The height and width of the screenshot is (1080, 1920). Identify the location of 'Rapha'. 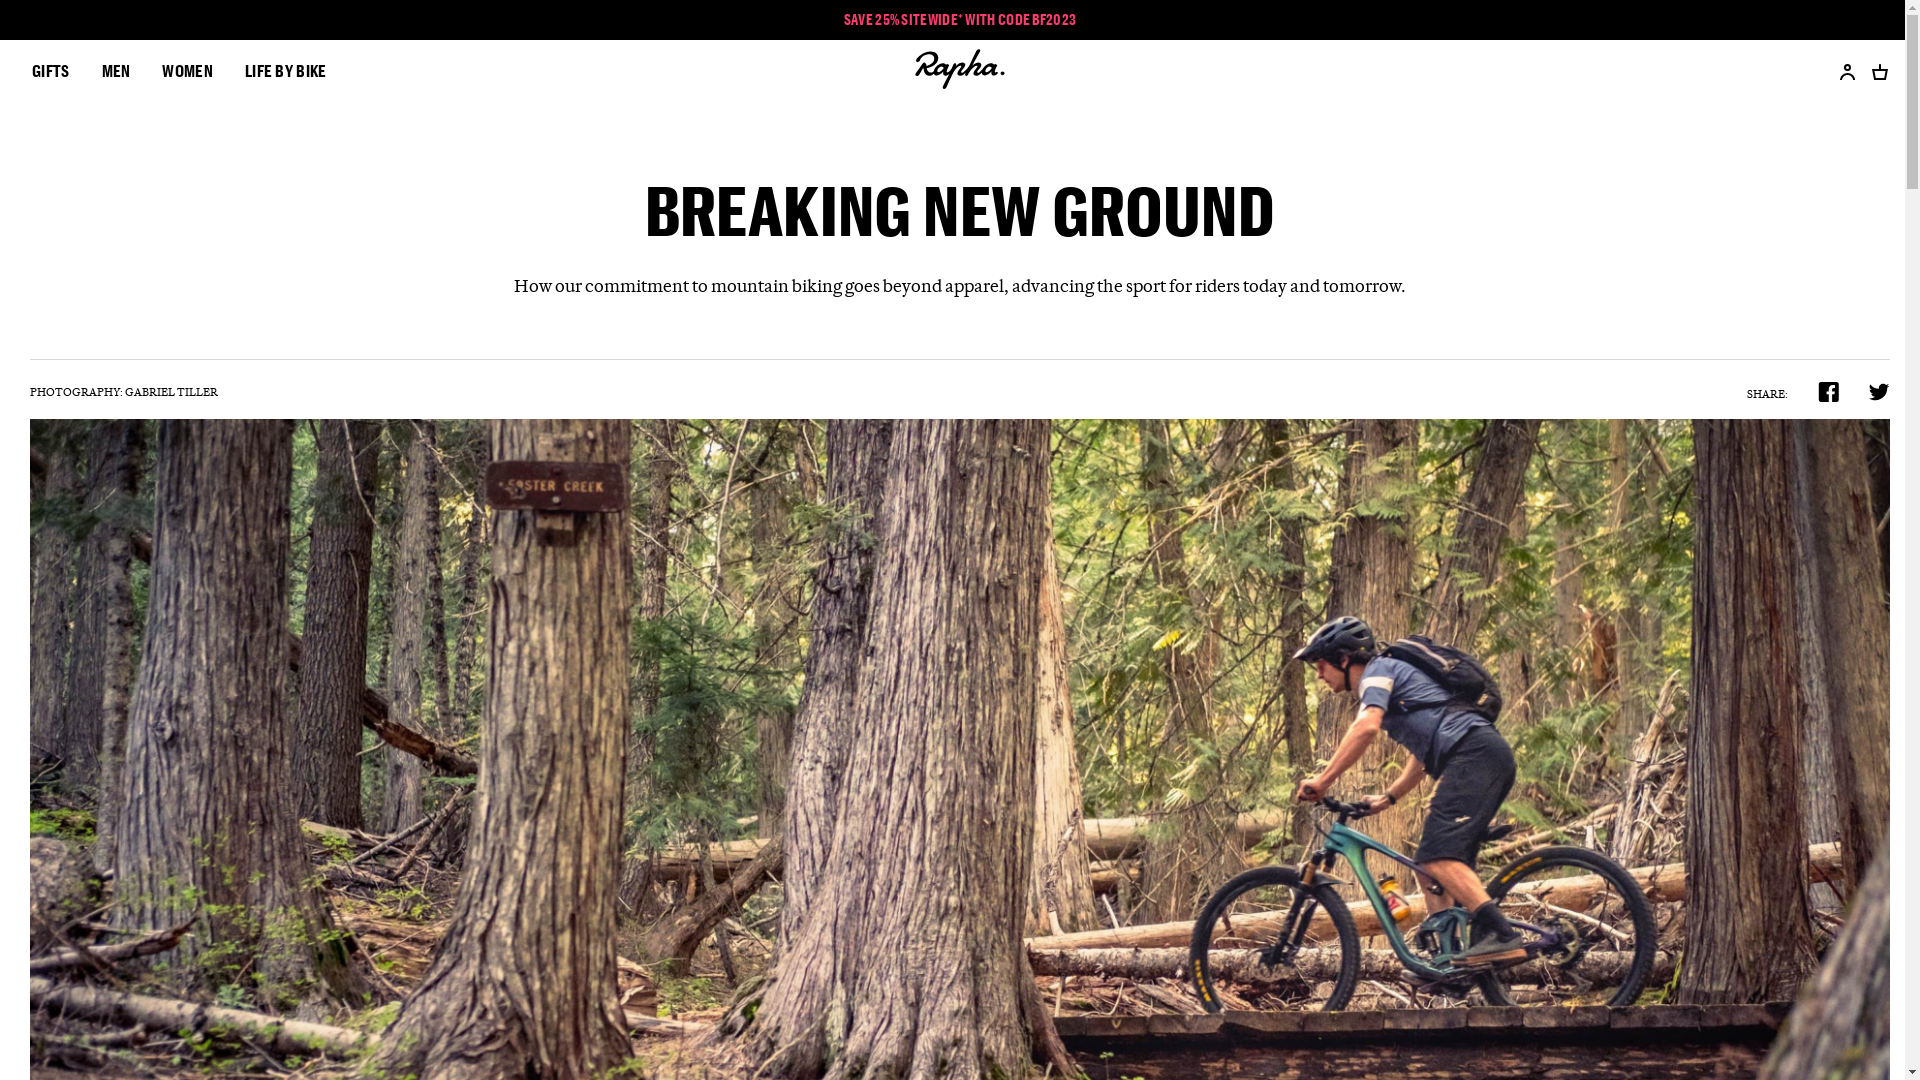
(960, 71).